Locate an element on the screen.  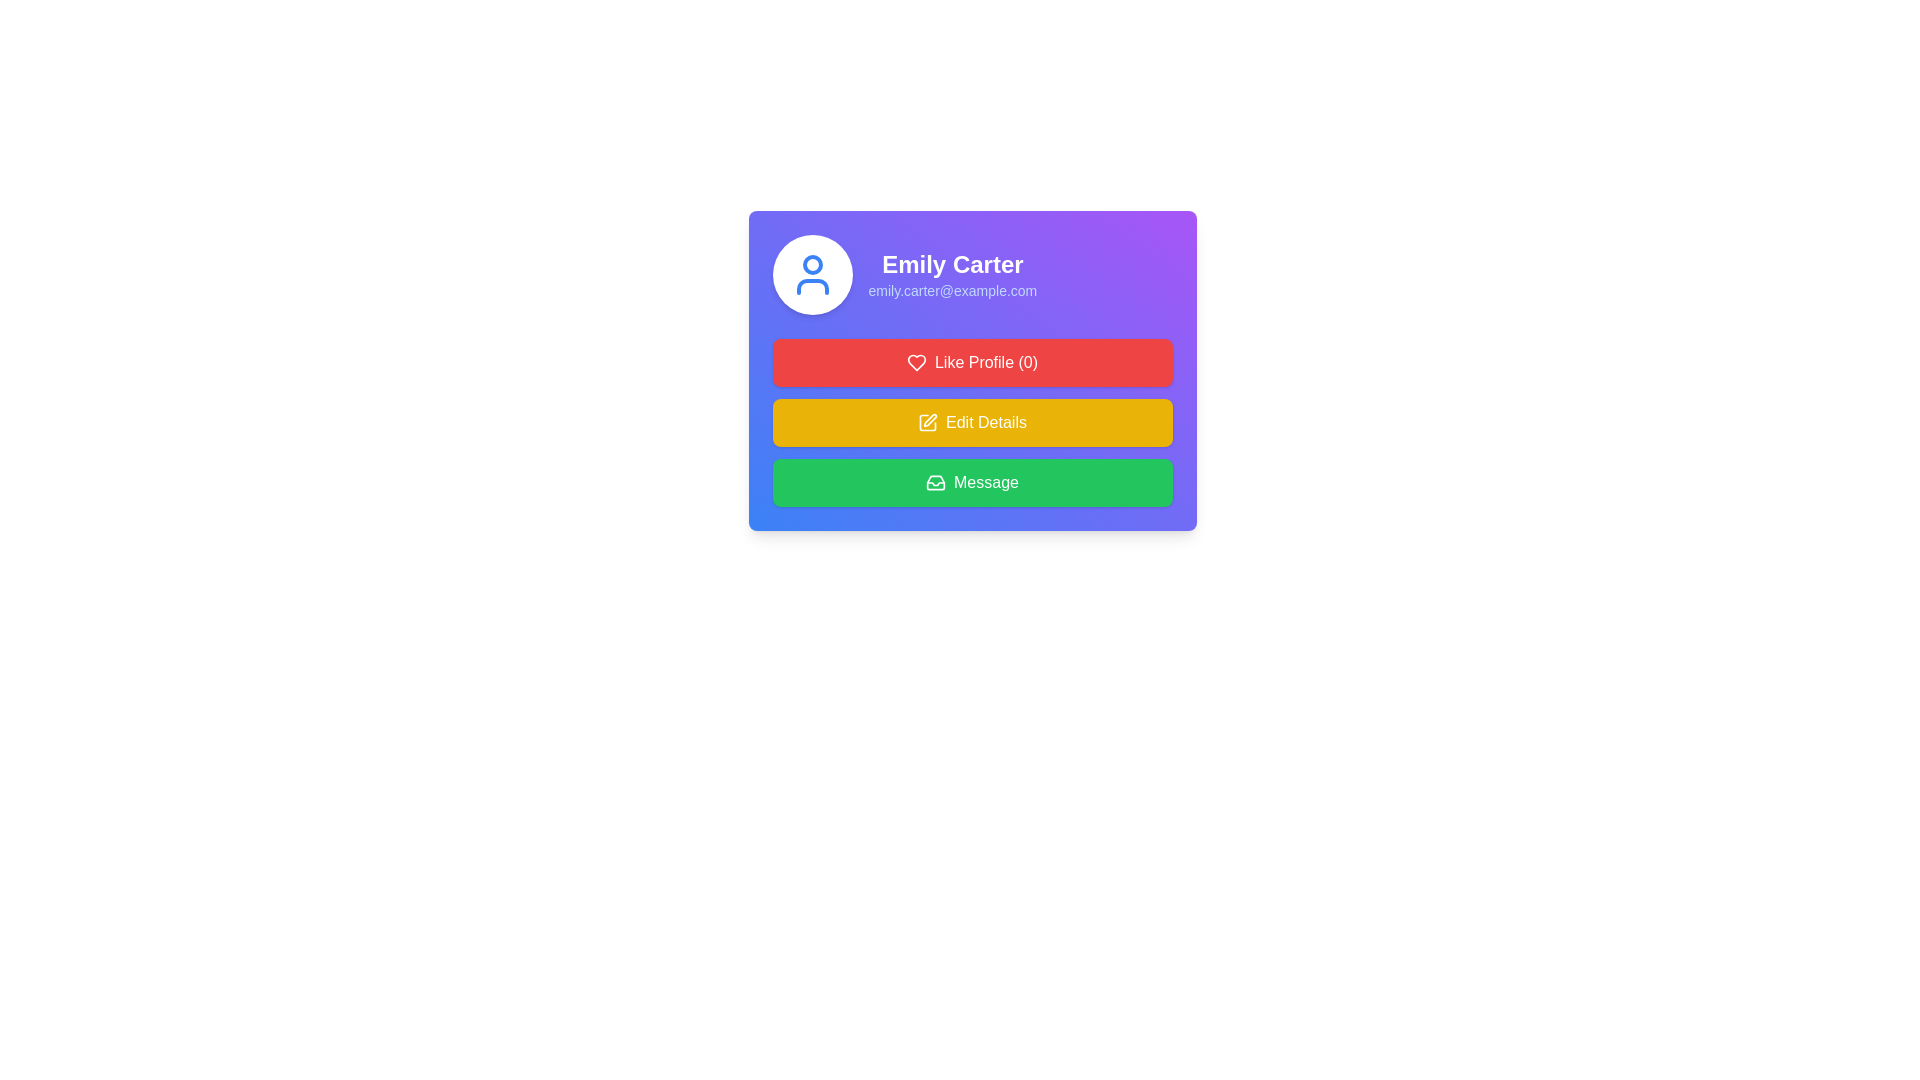
the decorative Vector Icon that visually represents the editable area in the interface, located between the 'Message' button and the 'Like Profile (0)' button is located at coordinates (926, 422).